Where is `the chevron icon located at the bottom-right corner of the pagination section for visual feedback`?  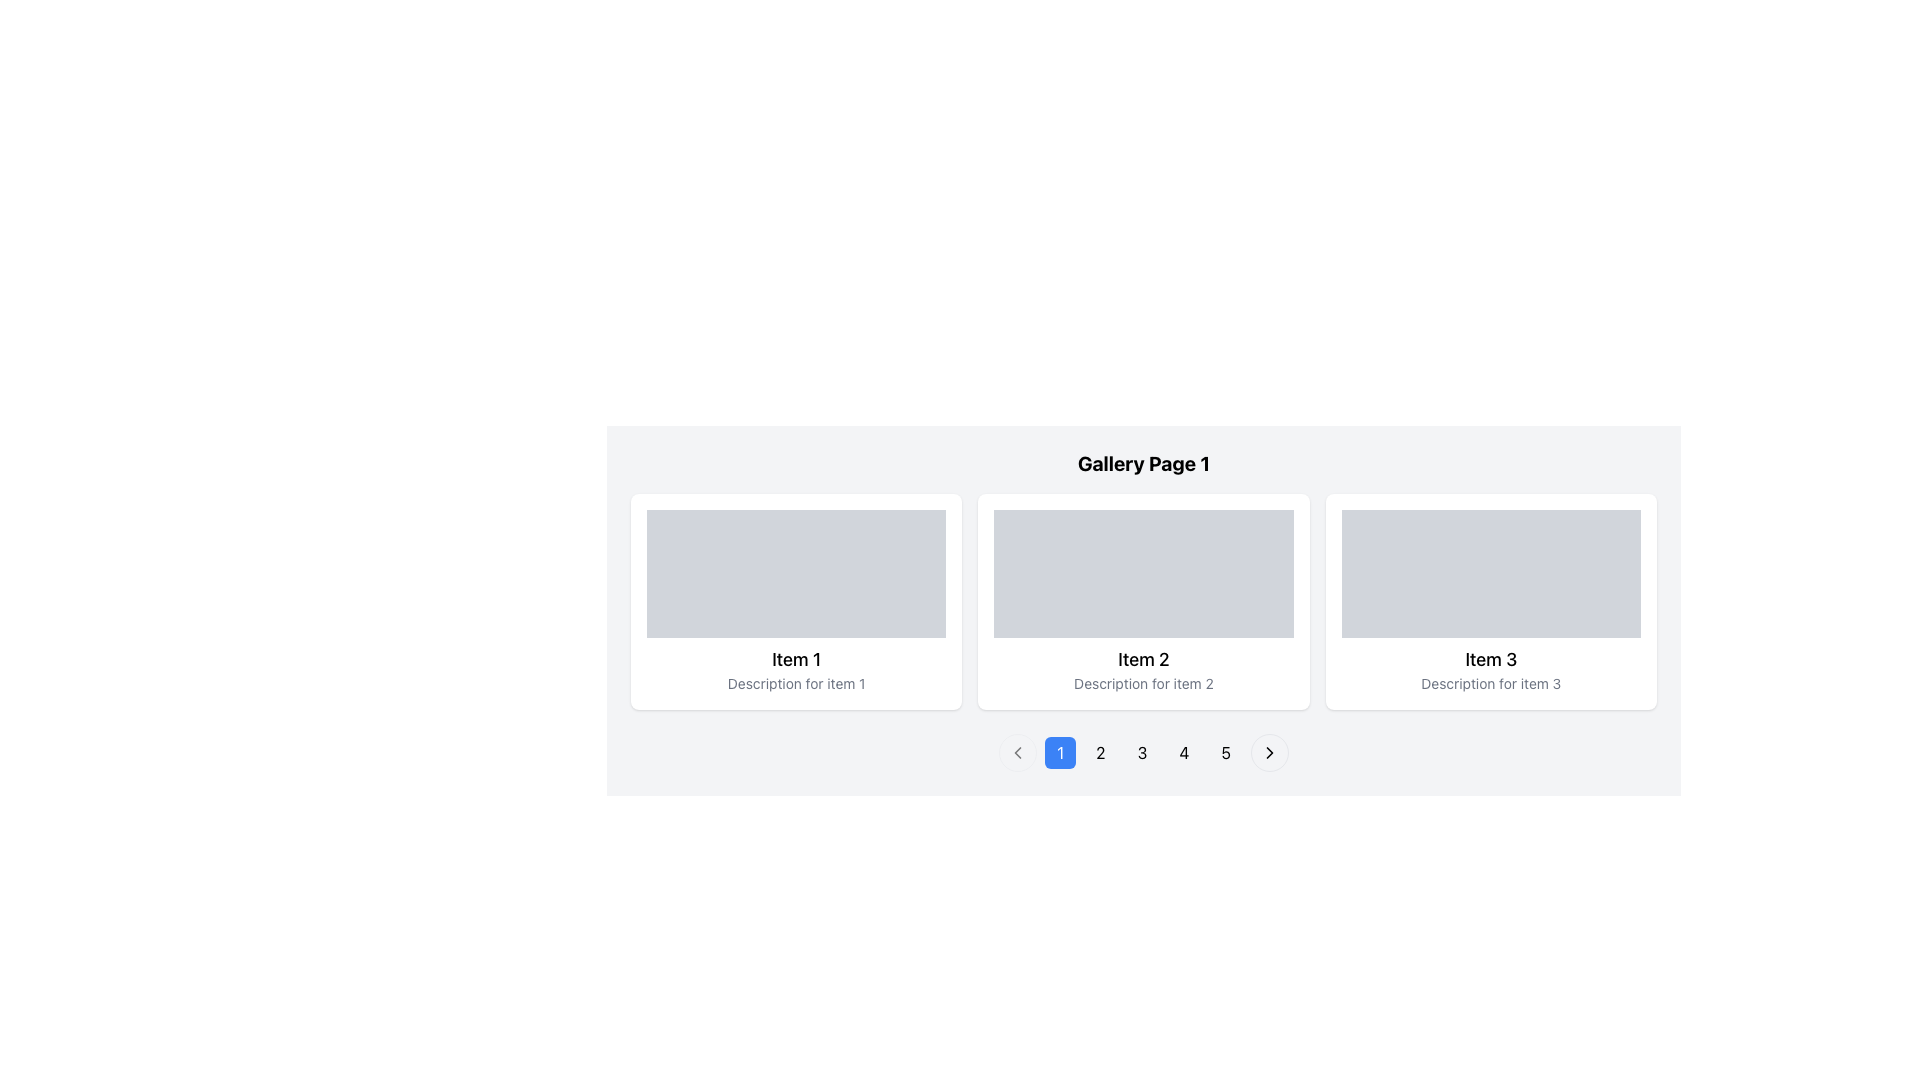 the chevron icon located at the bottom-right corner of the pagination section for visual feedback is located at coordinates (1268, 752).